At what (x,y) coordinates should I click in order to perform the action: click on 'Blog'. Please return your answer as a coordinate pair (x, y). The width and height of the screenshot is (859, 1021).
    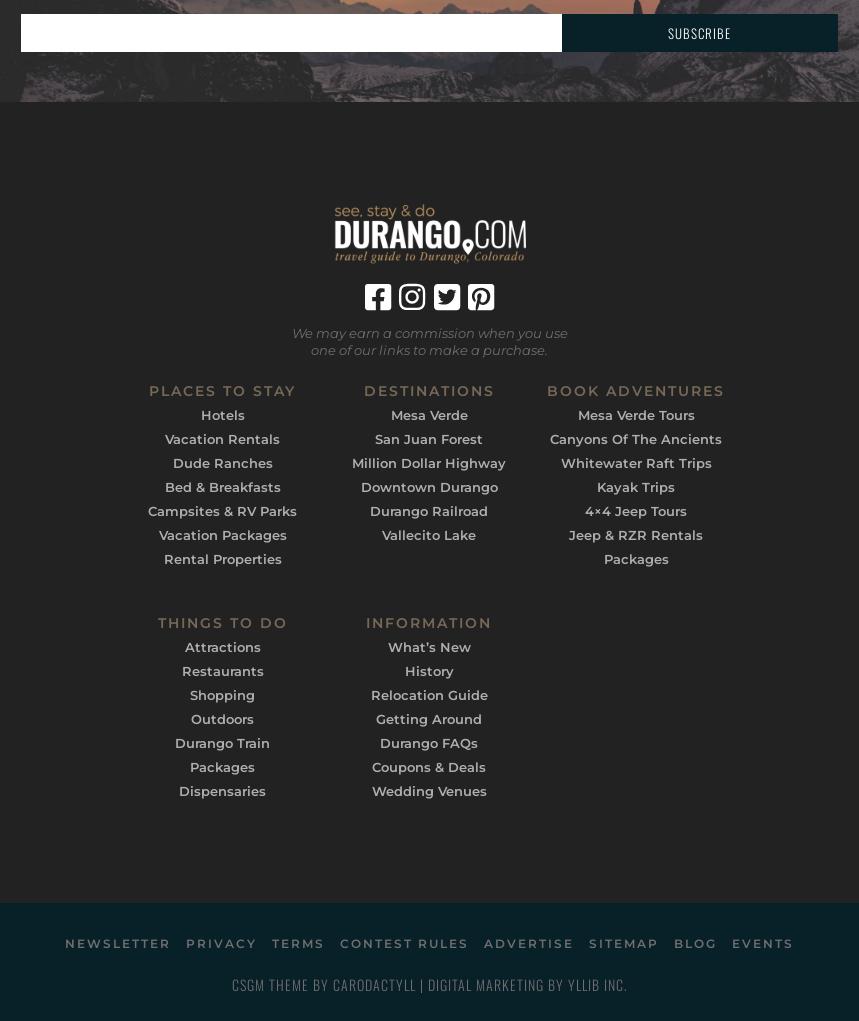
    Looking at the image, I should click on (695, 942).